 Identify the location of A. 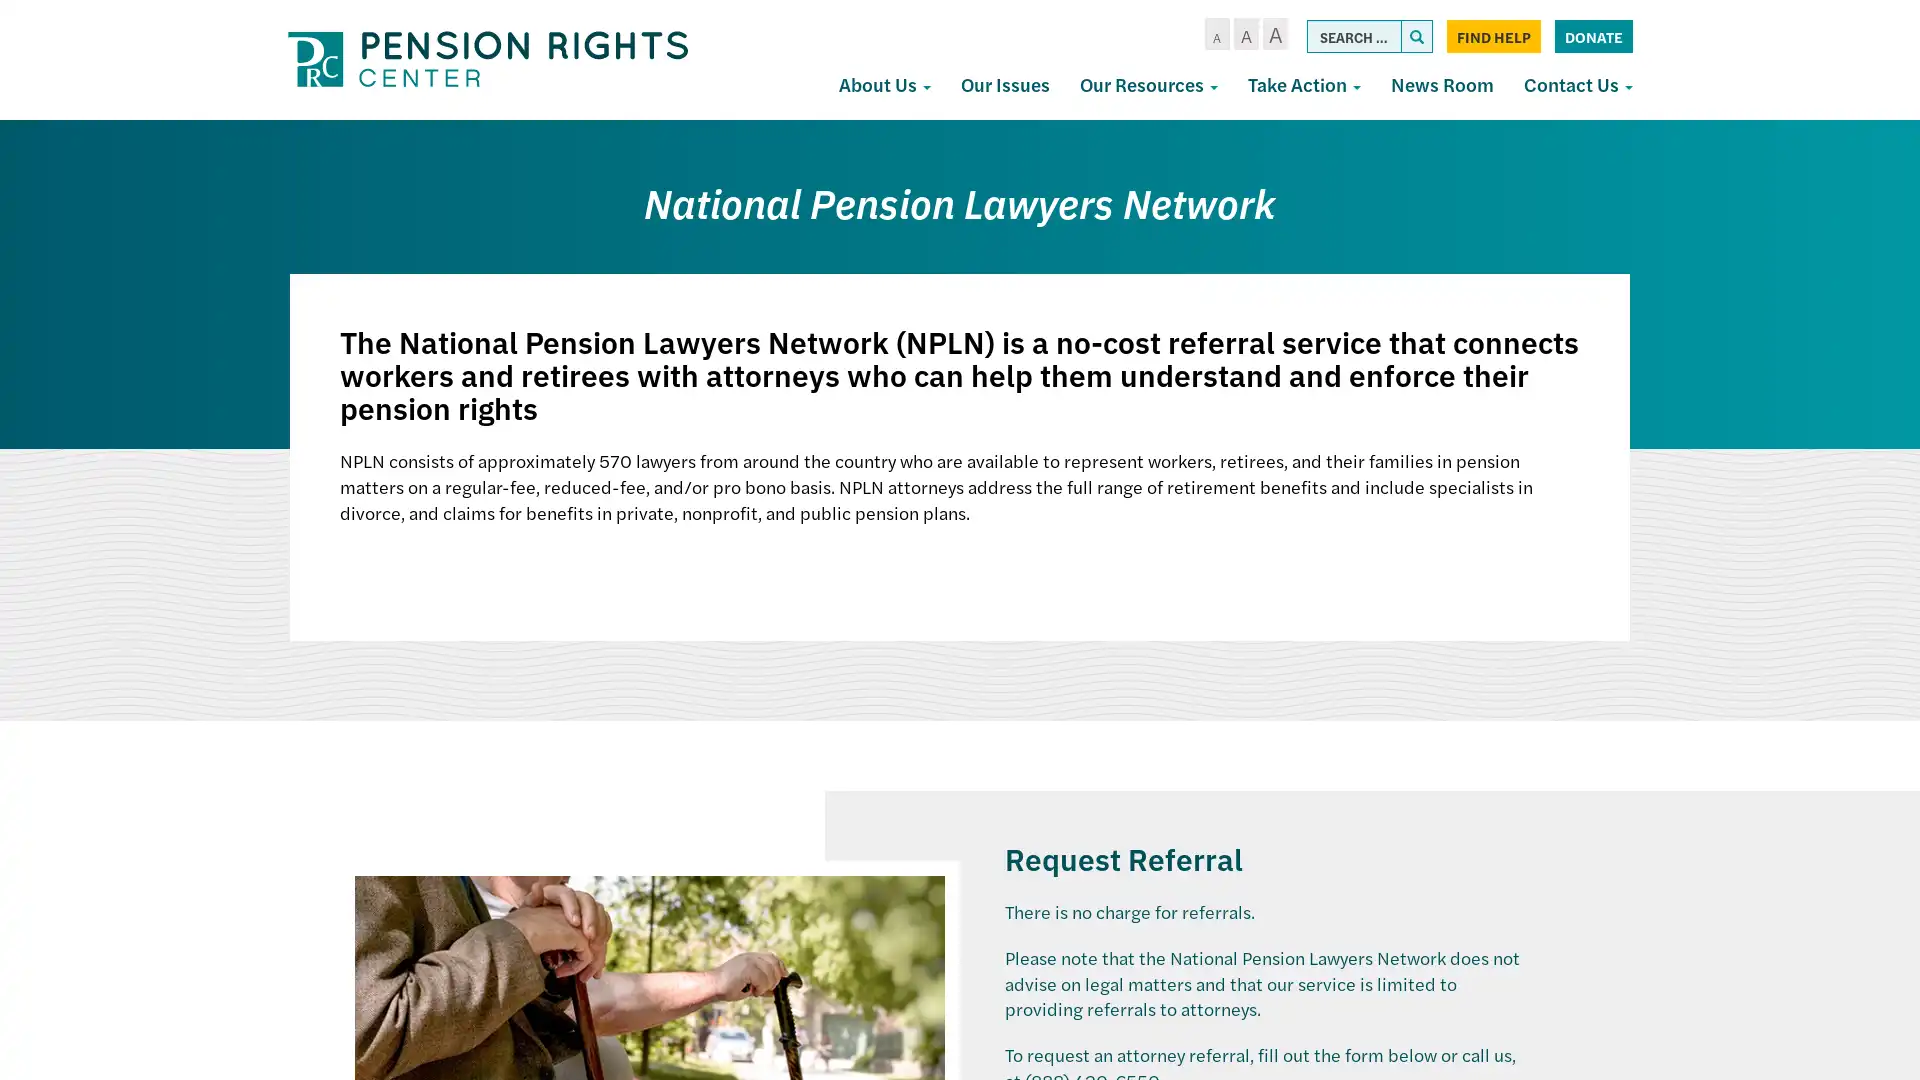
(1273, 34).